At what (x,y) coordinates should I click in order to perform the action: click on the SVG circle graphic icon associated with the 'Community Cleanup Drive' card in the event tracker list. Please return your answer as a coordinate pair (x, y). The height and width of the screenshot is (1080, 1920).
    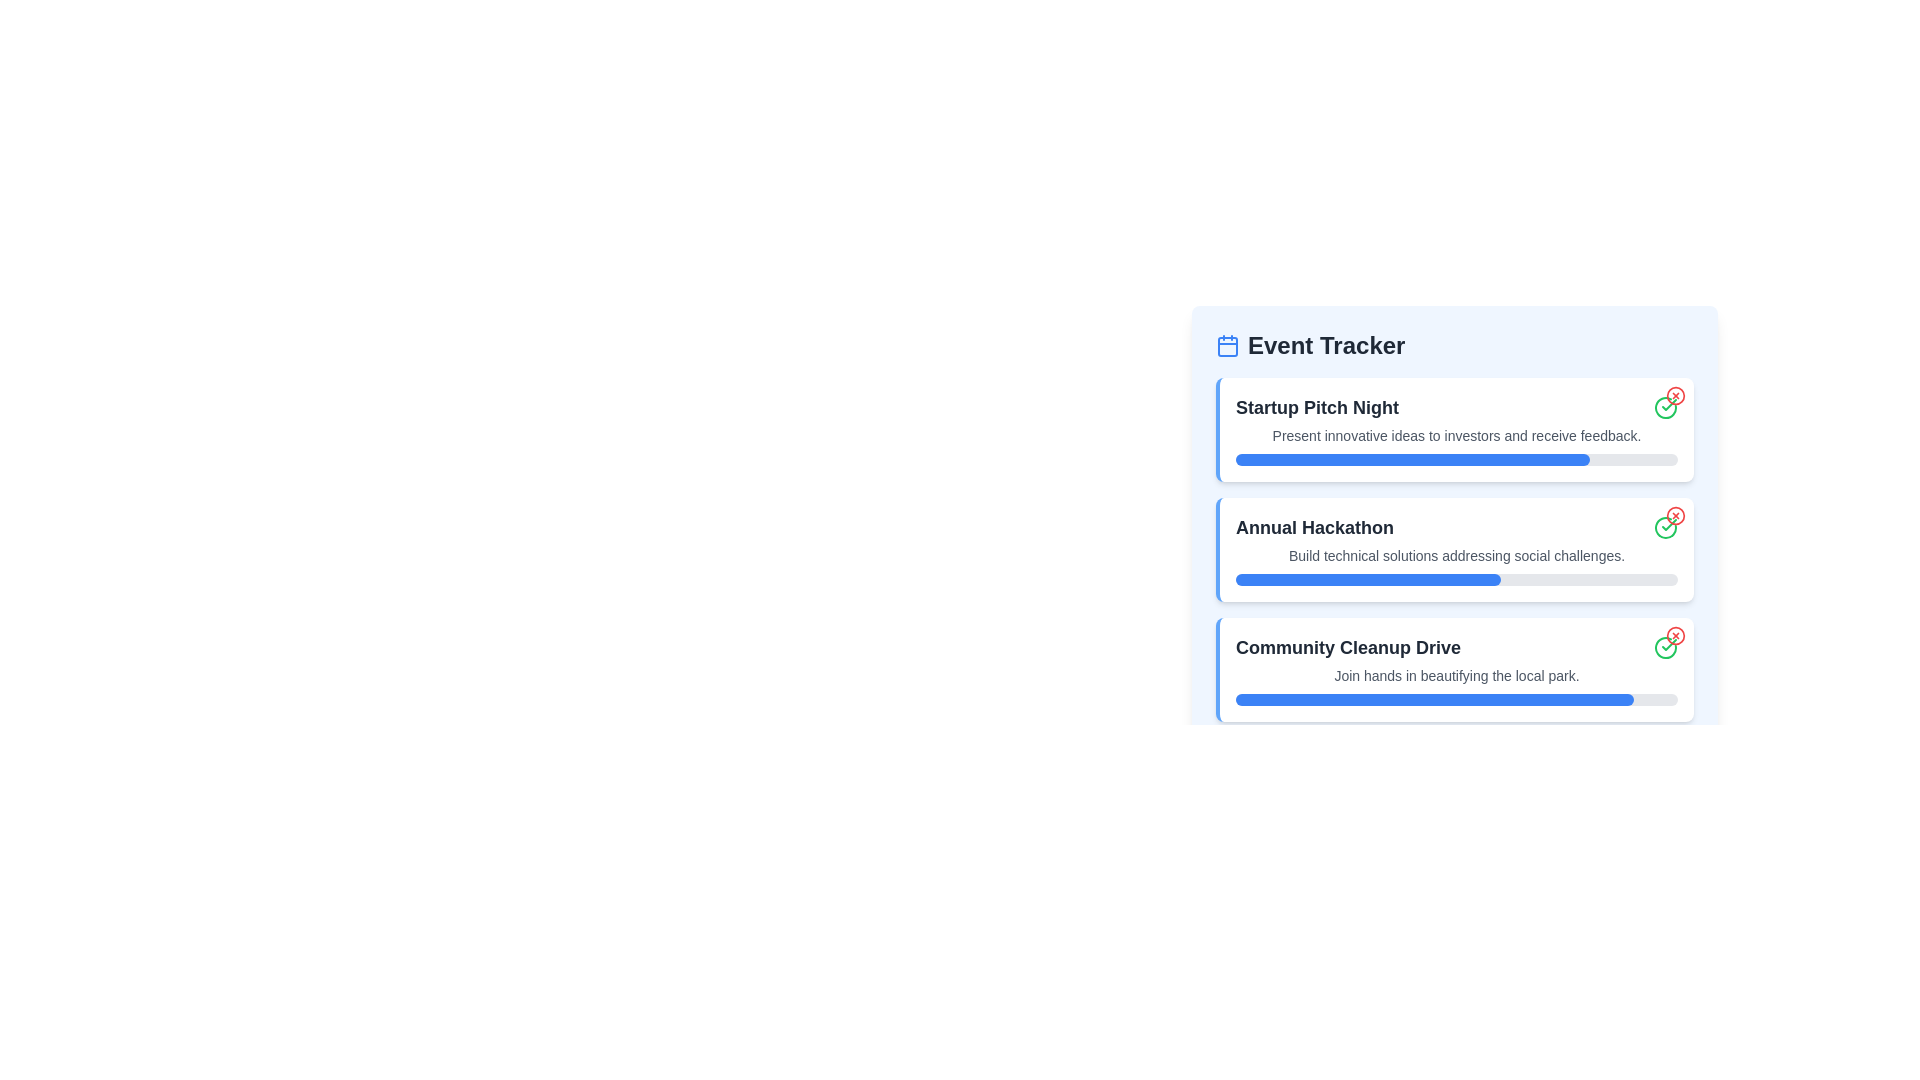
    Looking at the image, I should click on (1675, 636).